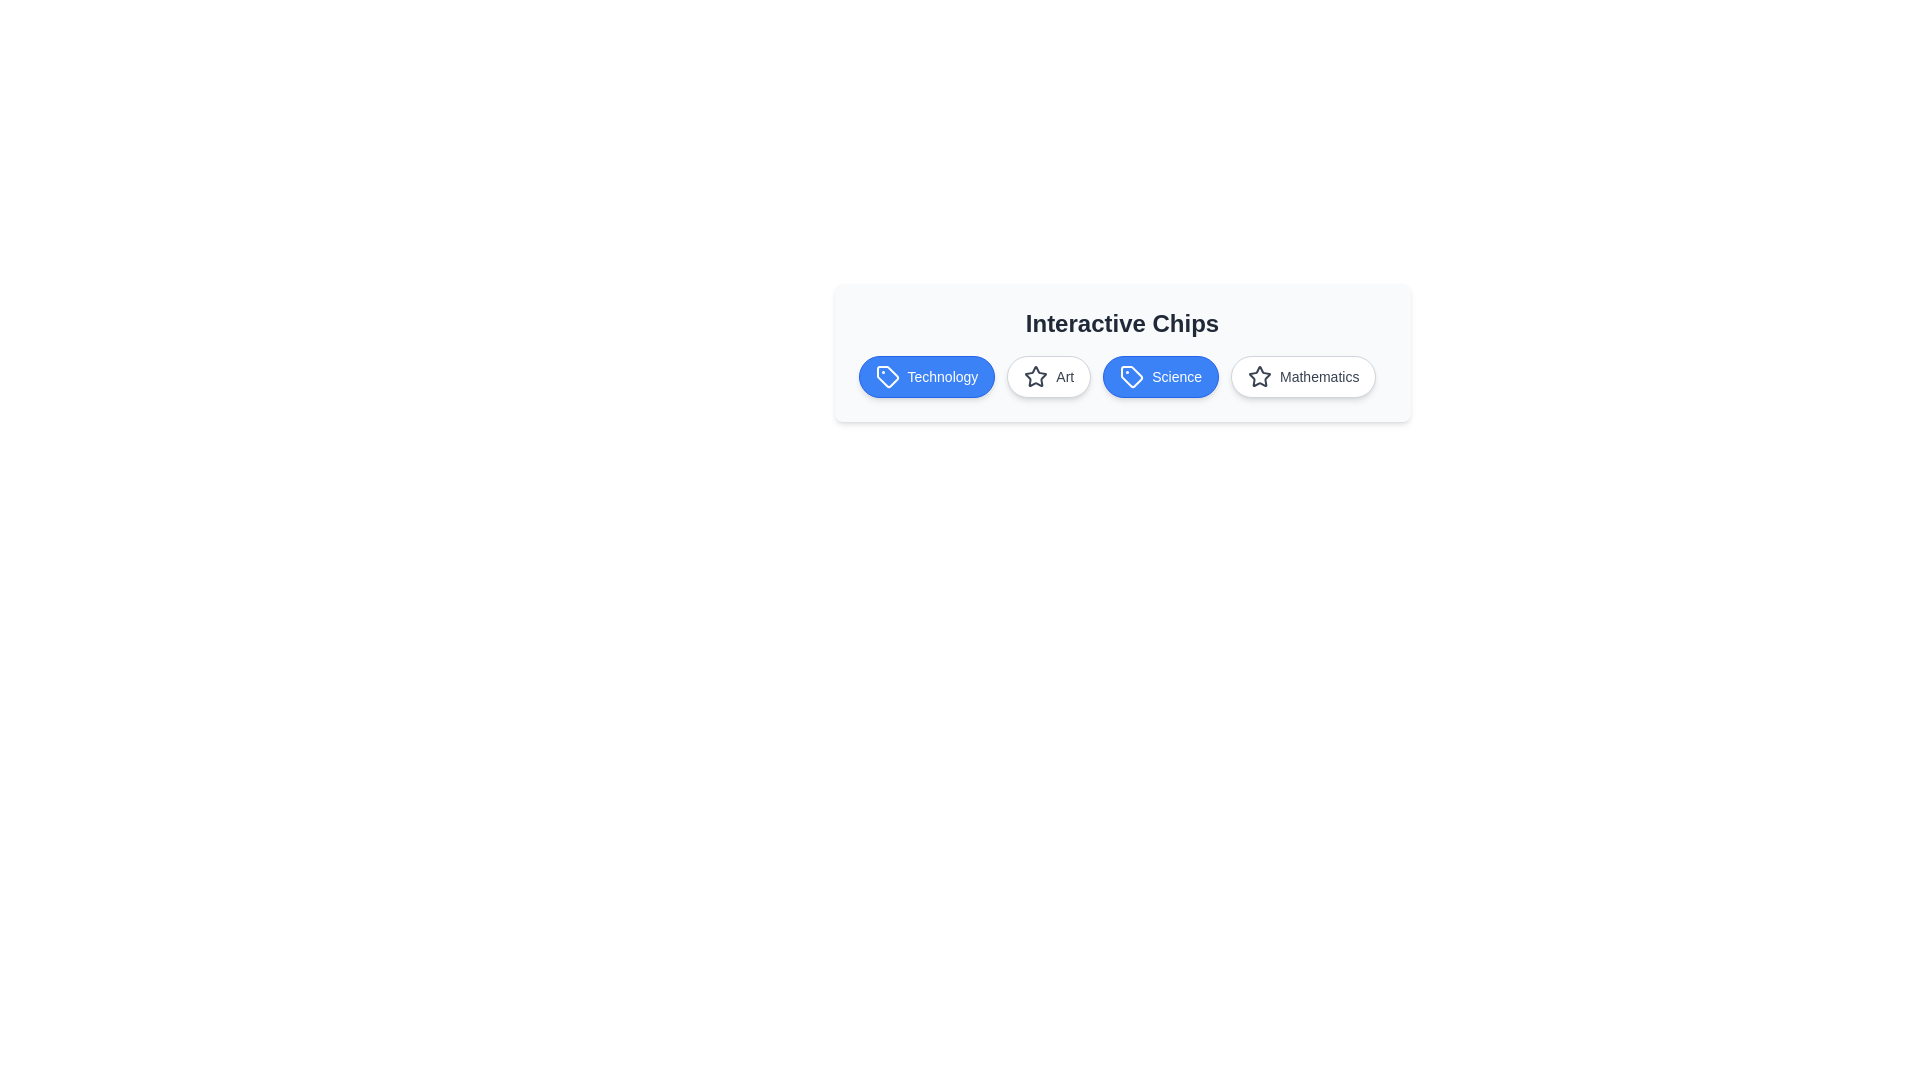 The width and height of the screenshot is (1920, 1080). What do you see at coordinates (1048, 377) in the screenshot?
I see `the 'Art' chip to toggle its activation state` at bounding box center [1048, 377].